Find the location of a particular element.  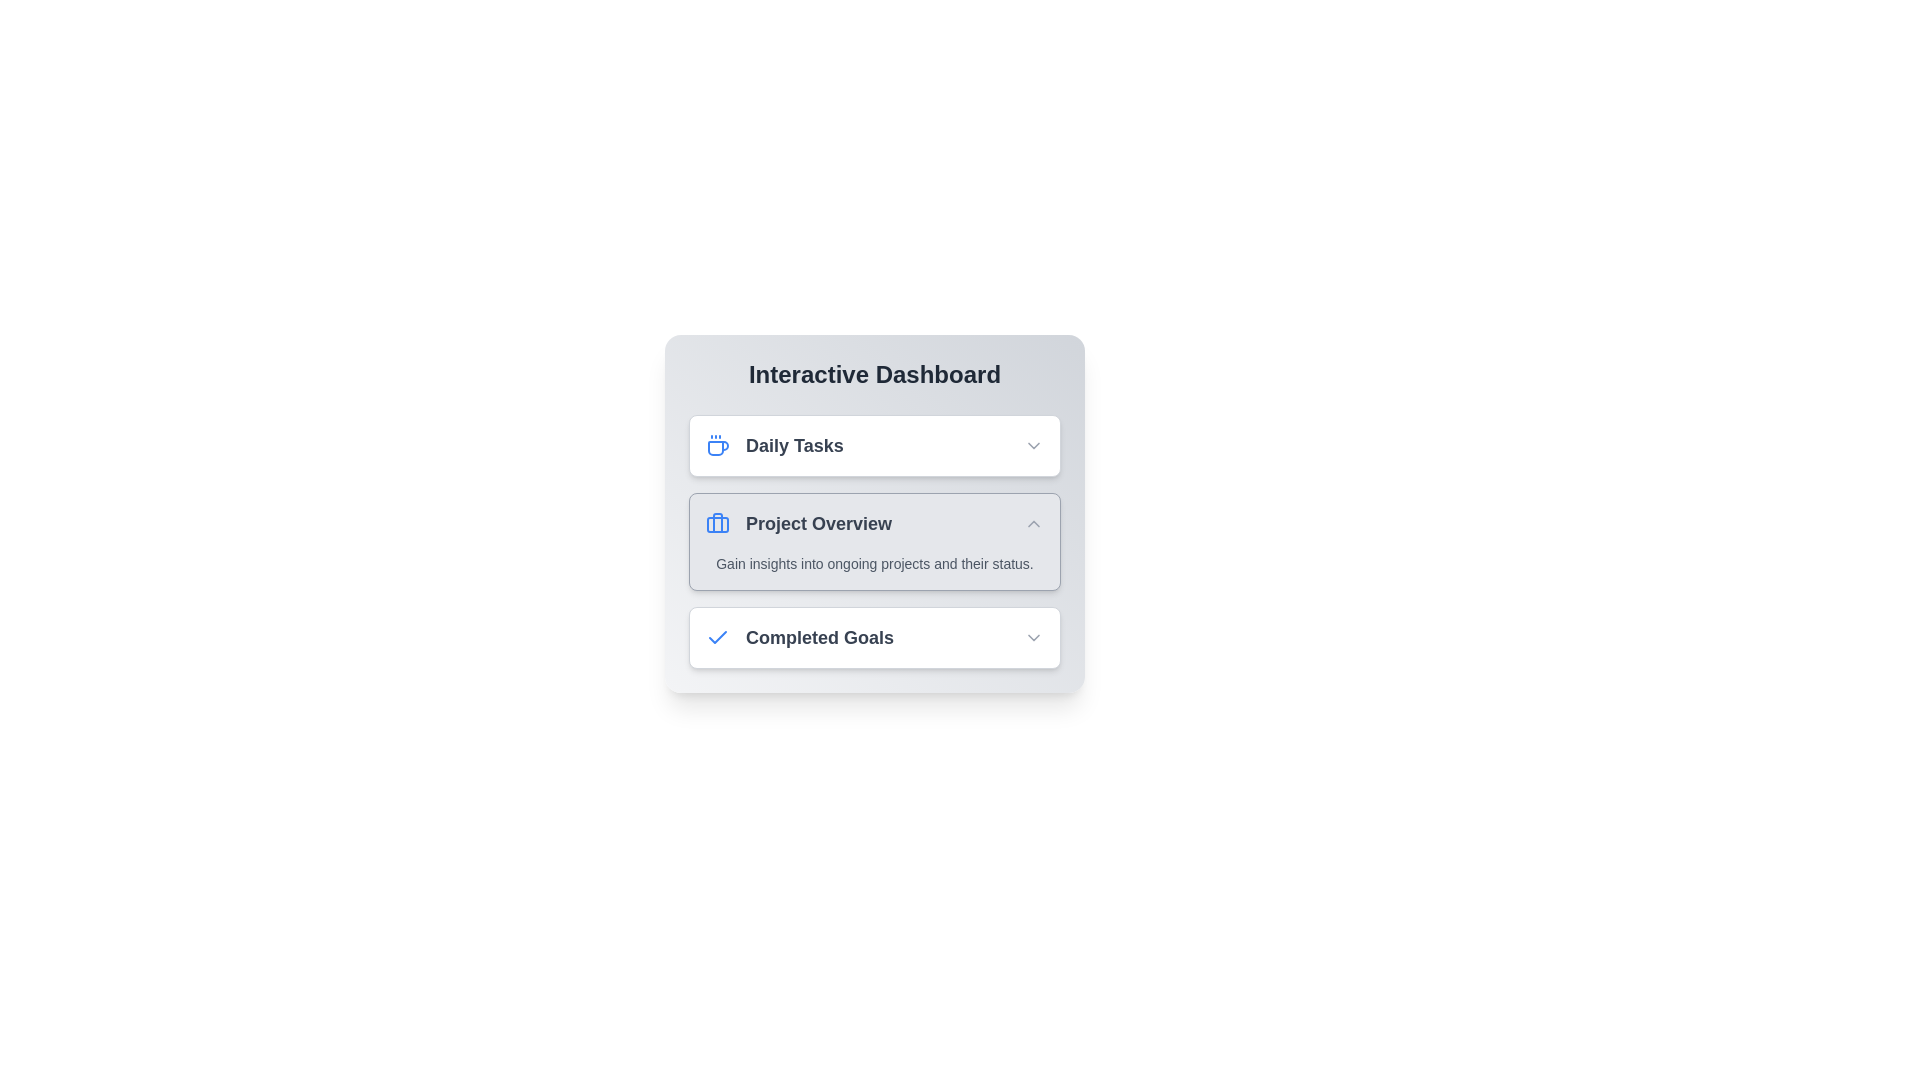

the section titled Project Overview to toggle its expanded state is located at coordinates (874, 523).